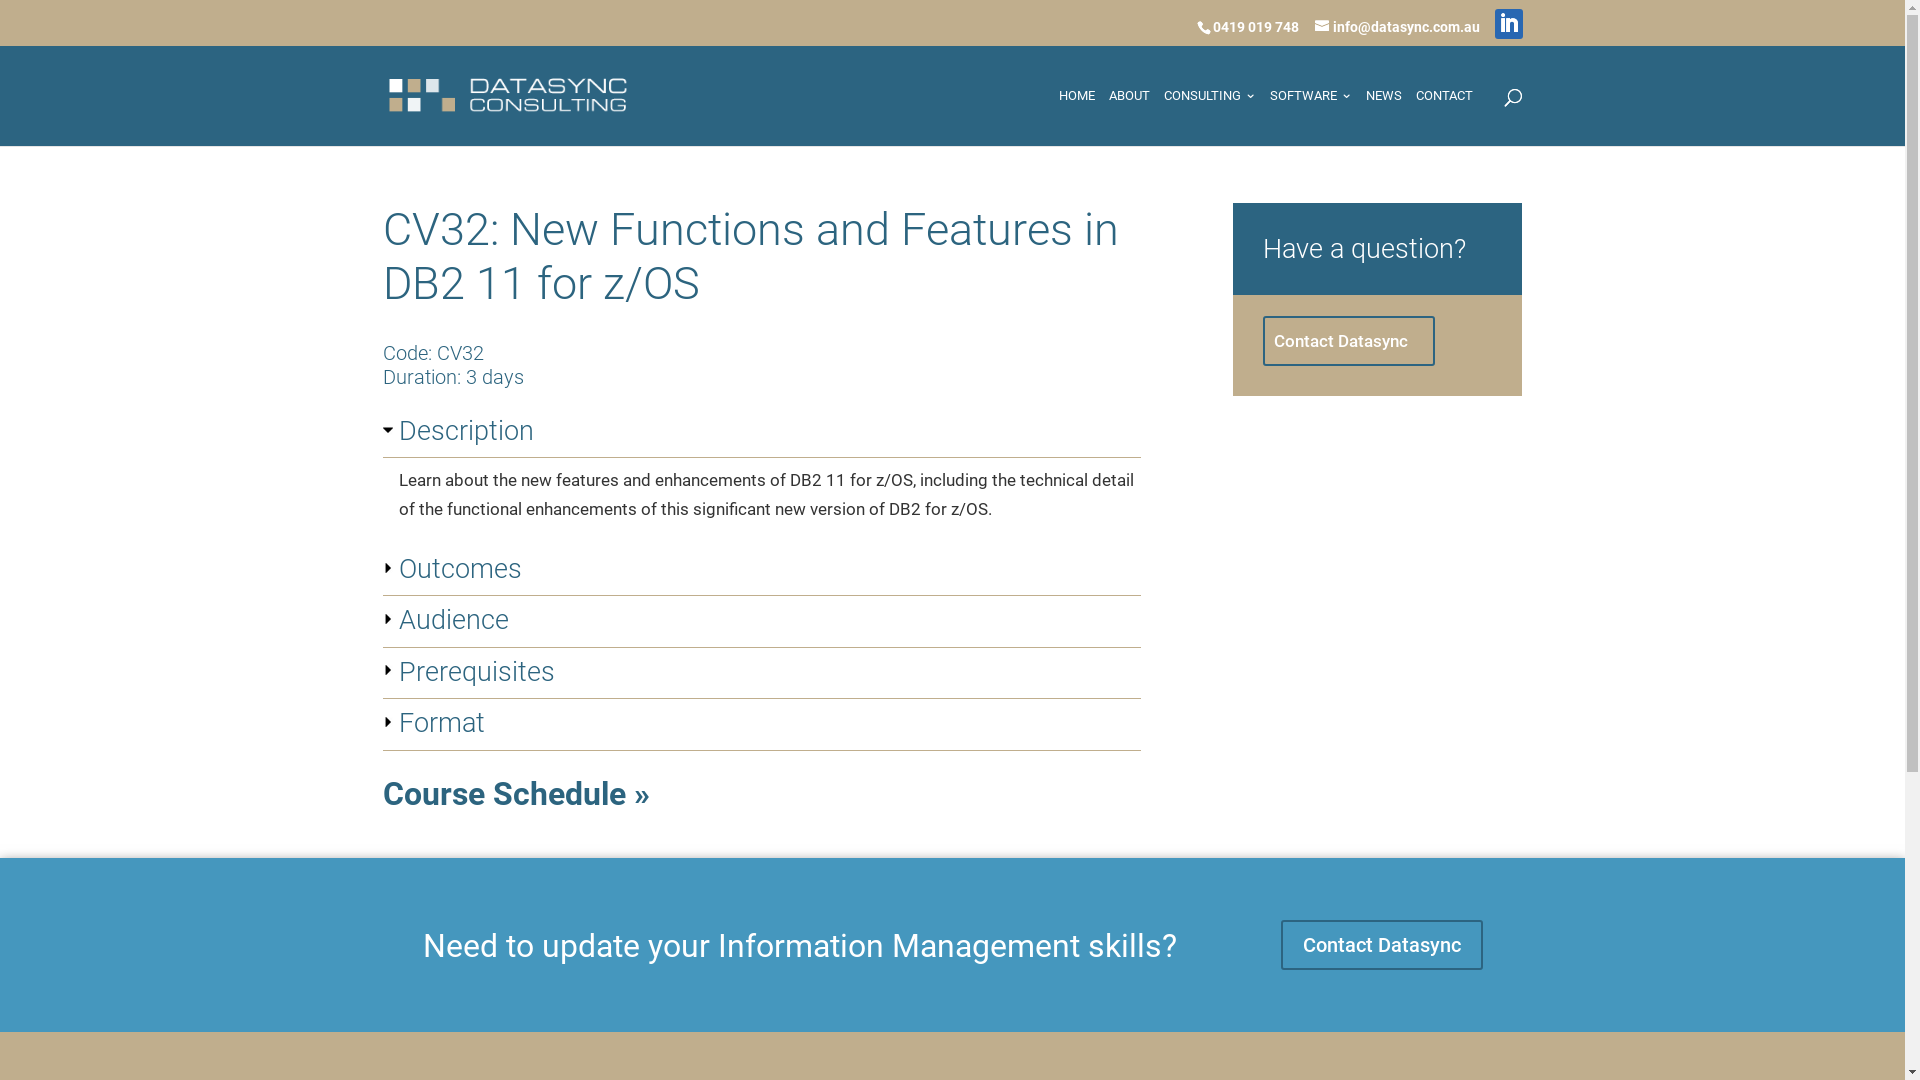 This screenshot has height=1080, width=1920. Describe the element at coordinates (1310, 116) in the screenshot. I see `'SOFTWARE'` at that location.